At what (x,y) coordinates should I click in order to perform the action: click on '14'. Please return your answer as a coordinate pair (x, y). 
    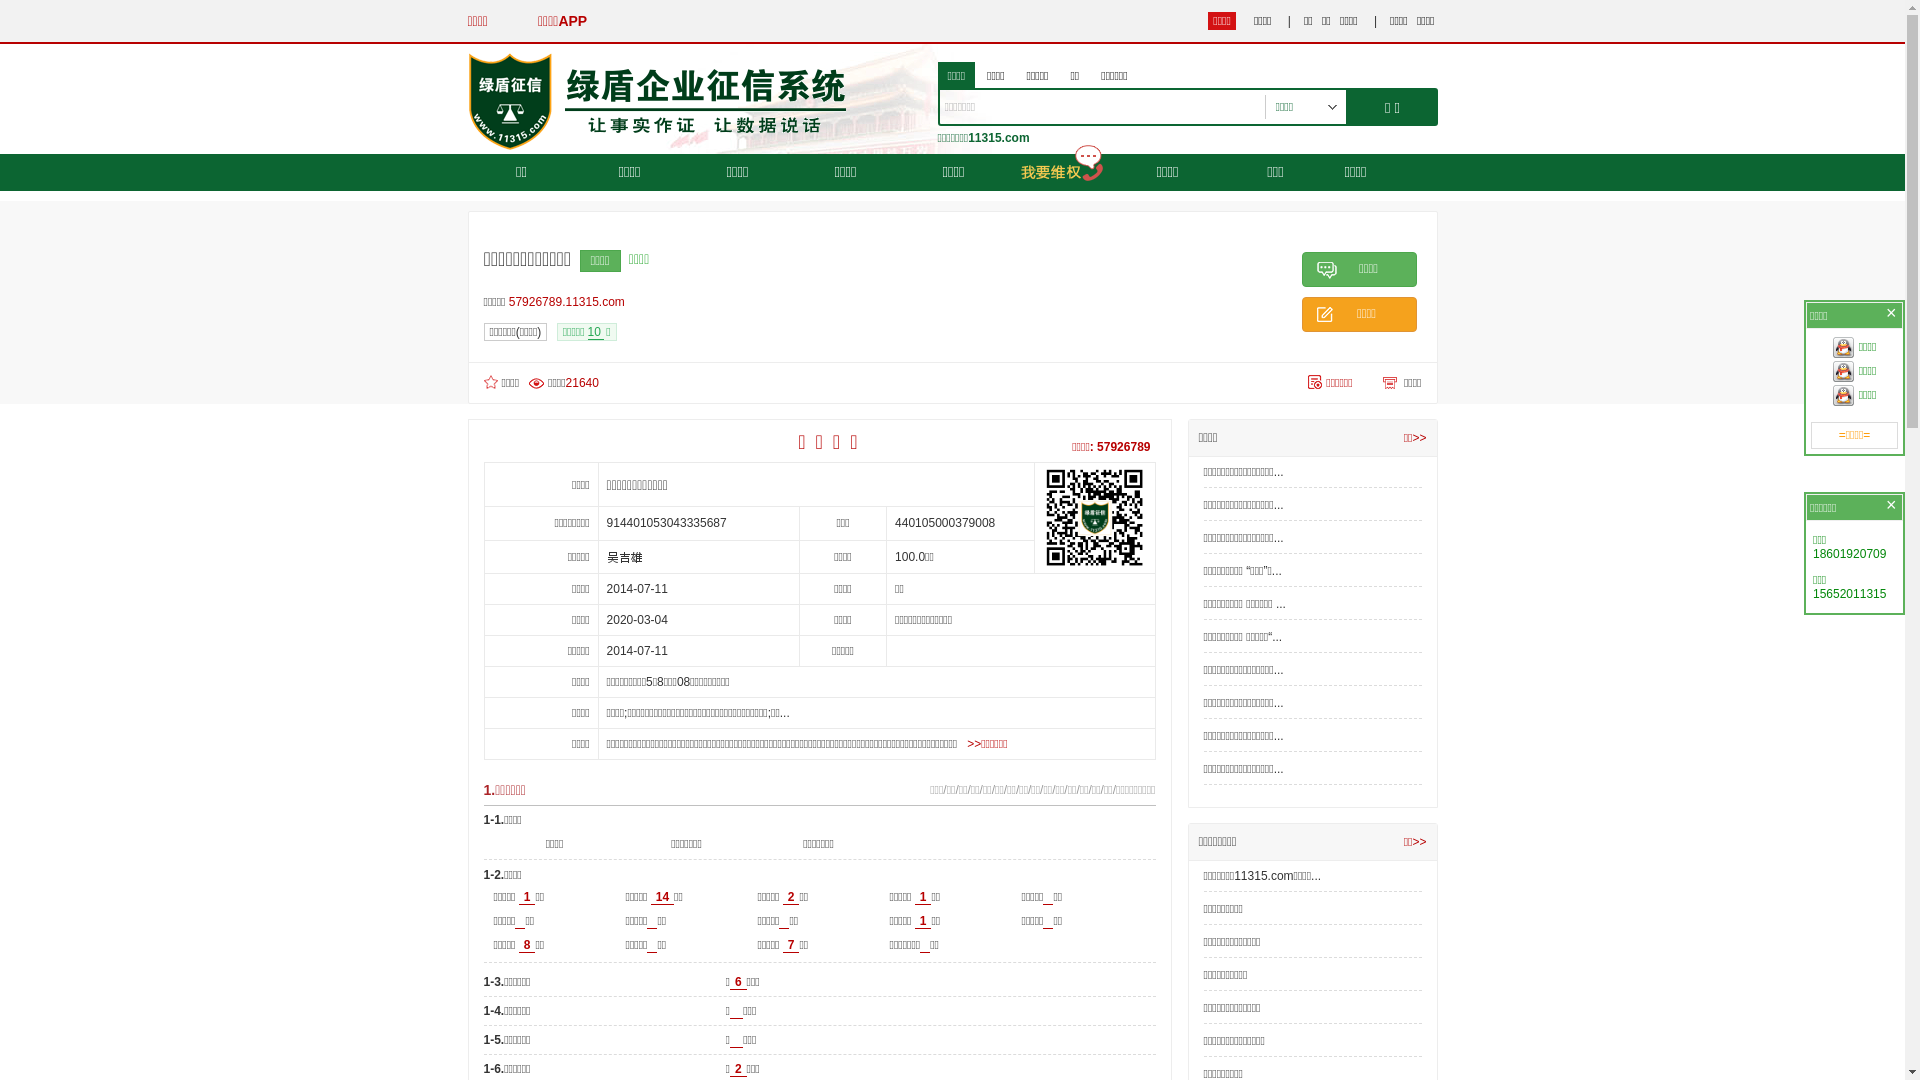
    Looking at the image, I should click on (662, 896).